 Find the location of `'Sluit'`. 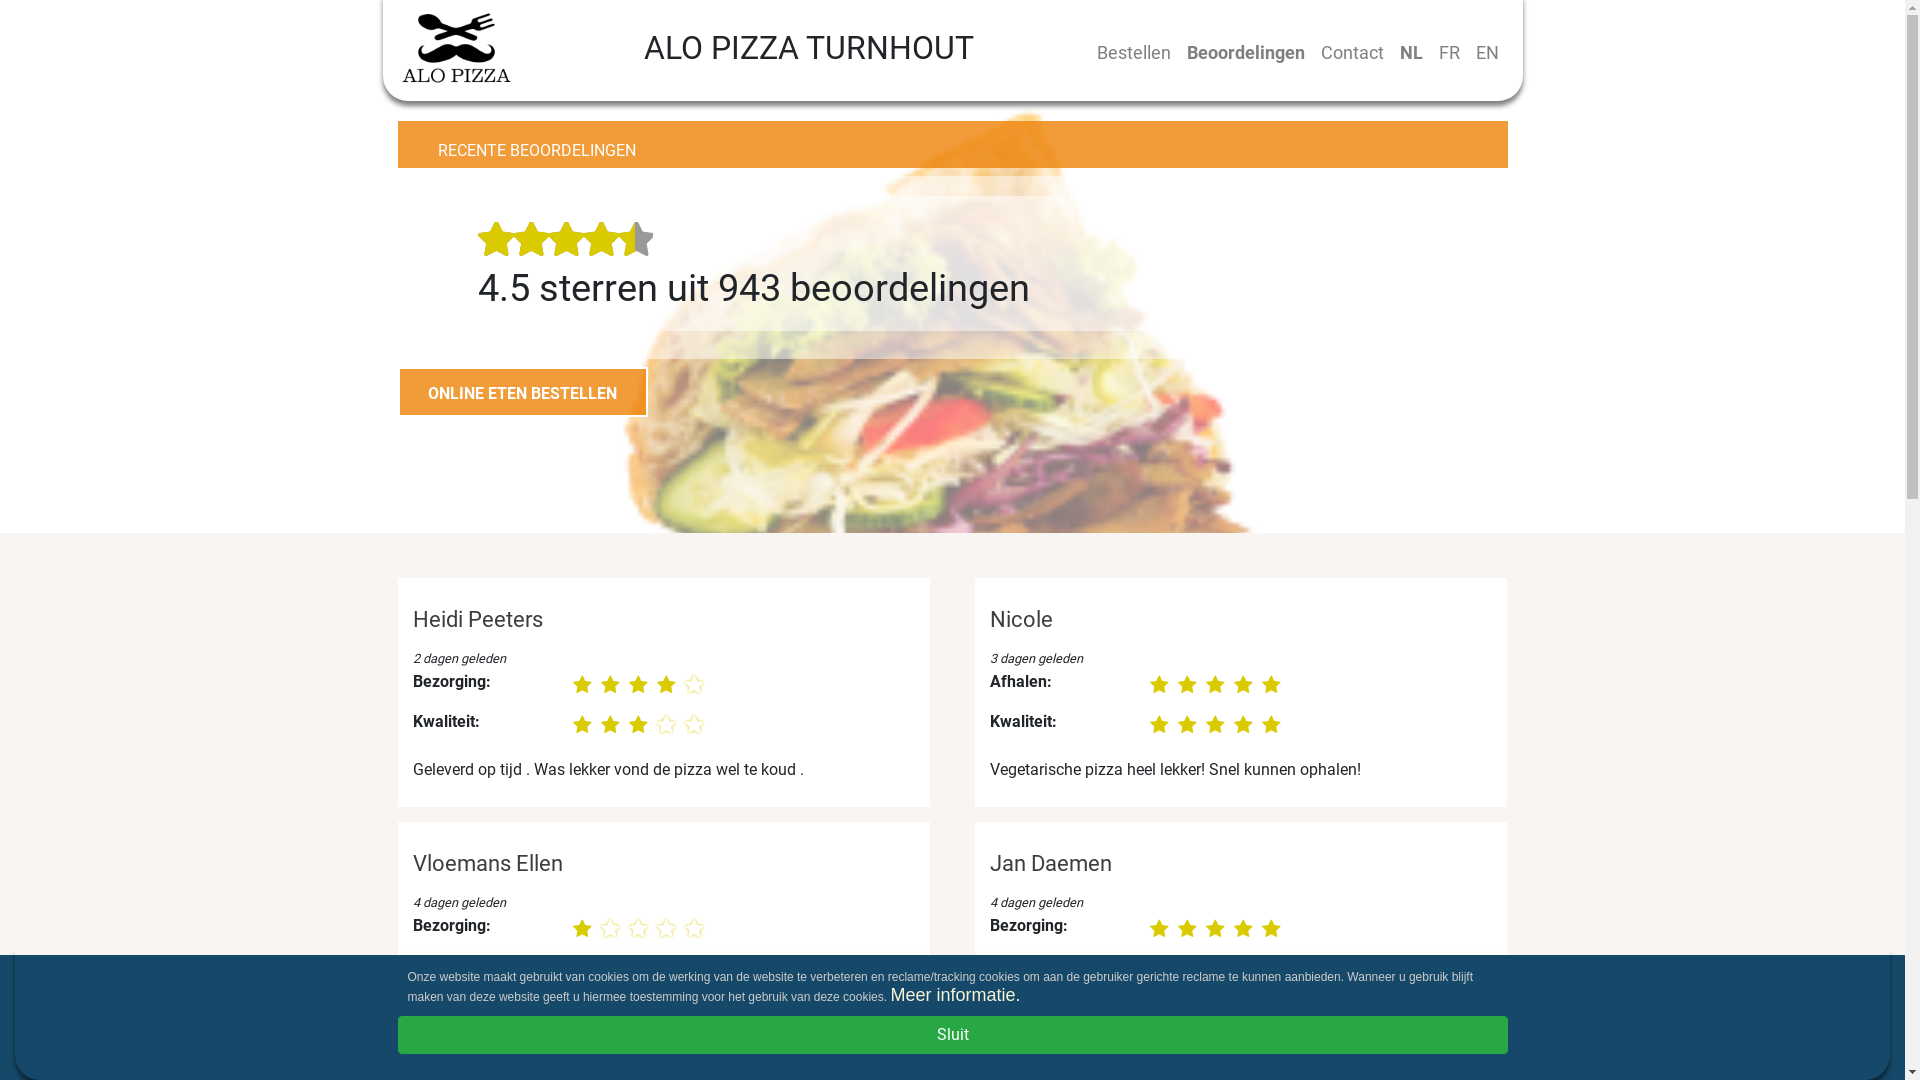

'Sluit' is located at coordinates (952, 1034).